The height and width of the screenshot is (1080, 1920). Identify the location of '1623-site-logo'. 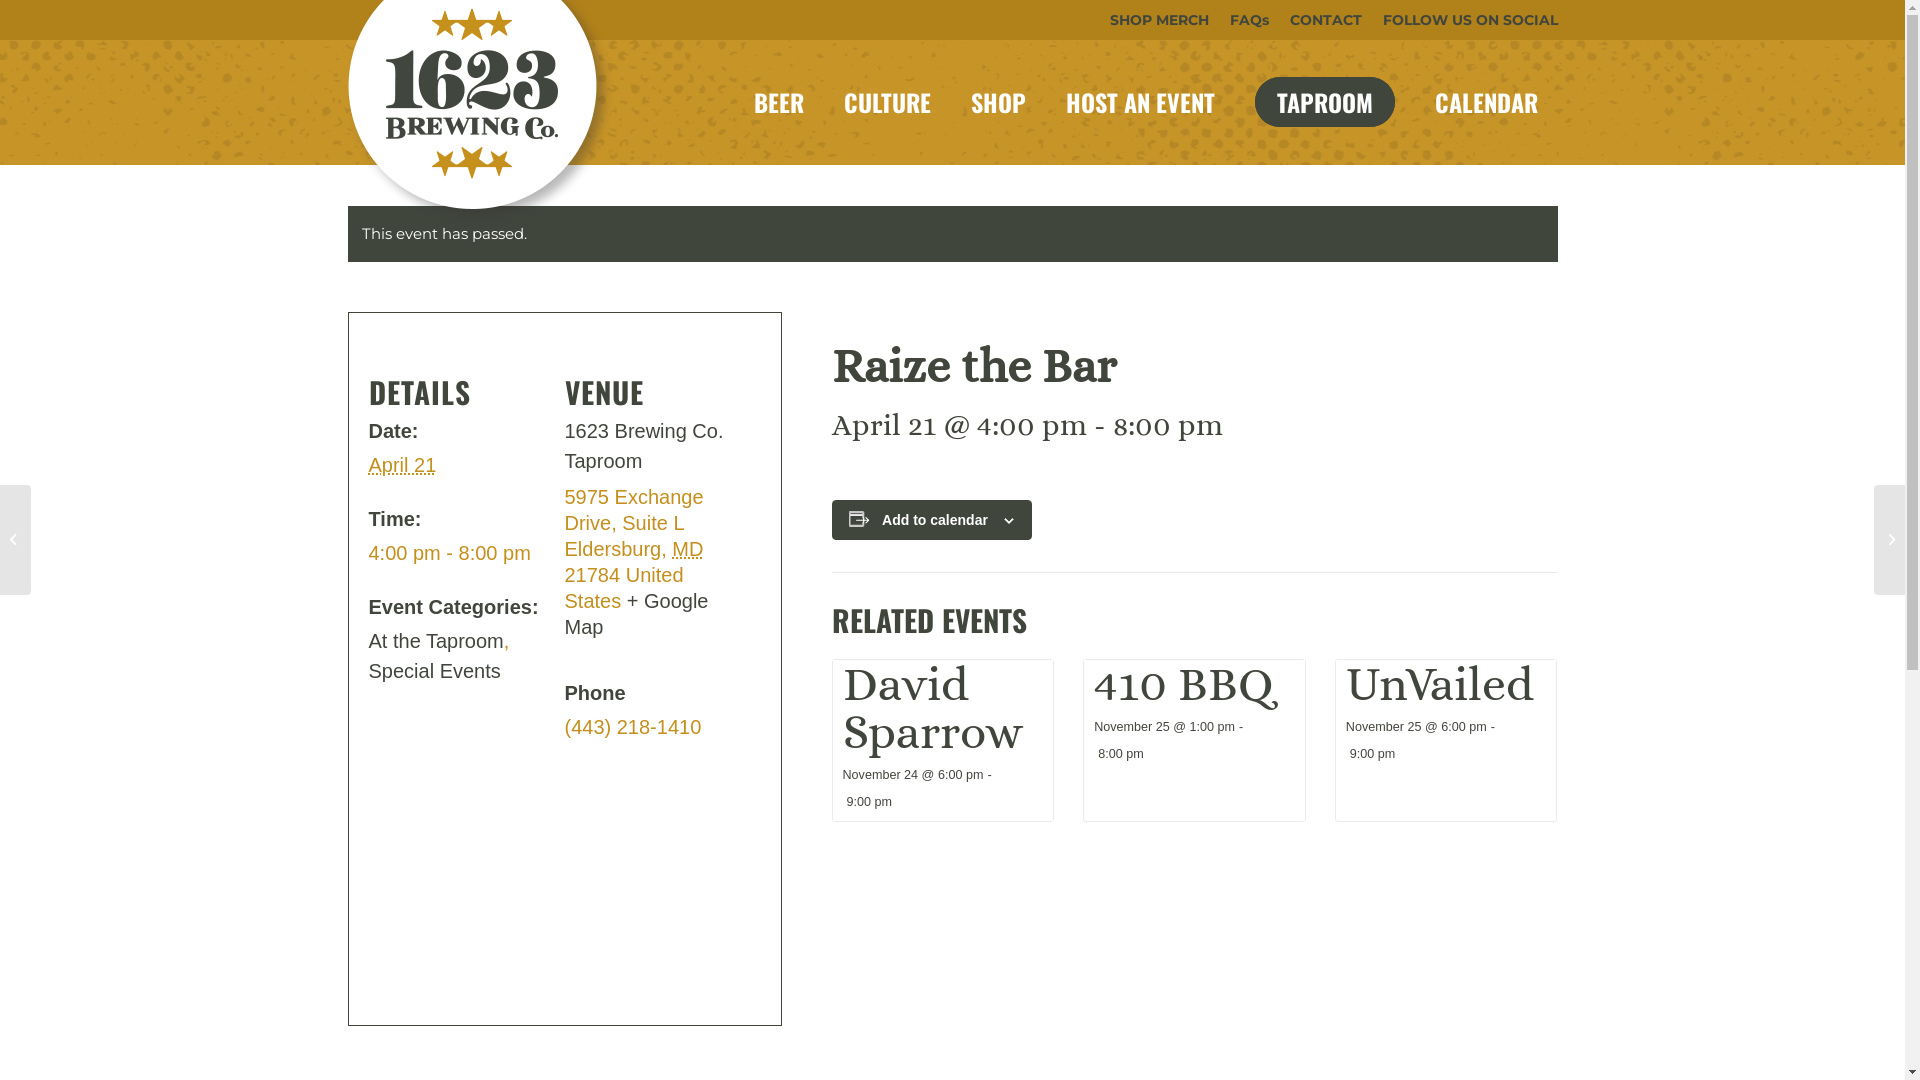
(480, 124).